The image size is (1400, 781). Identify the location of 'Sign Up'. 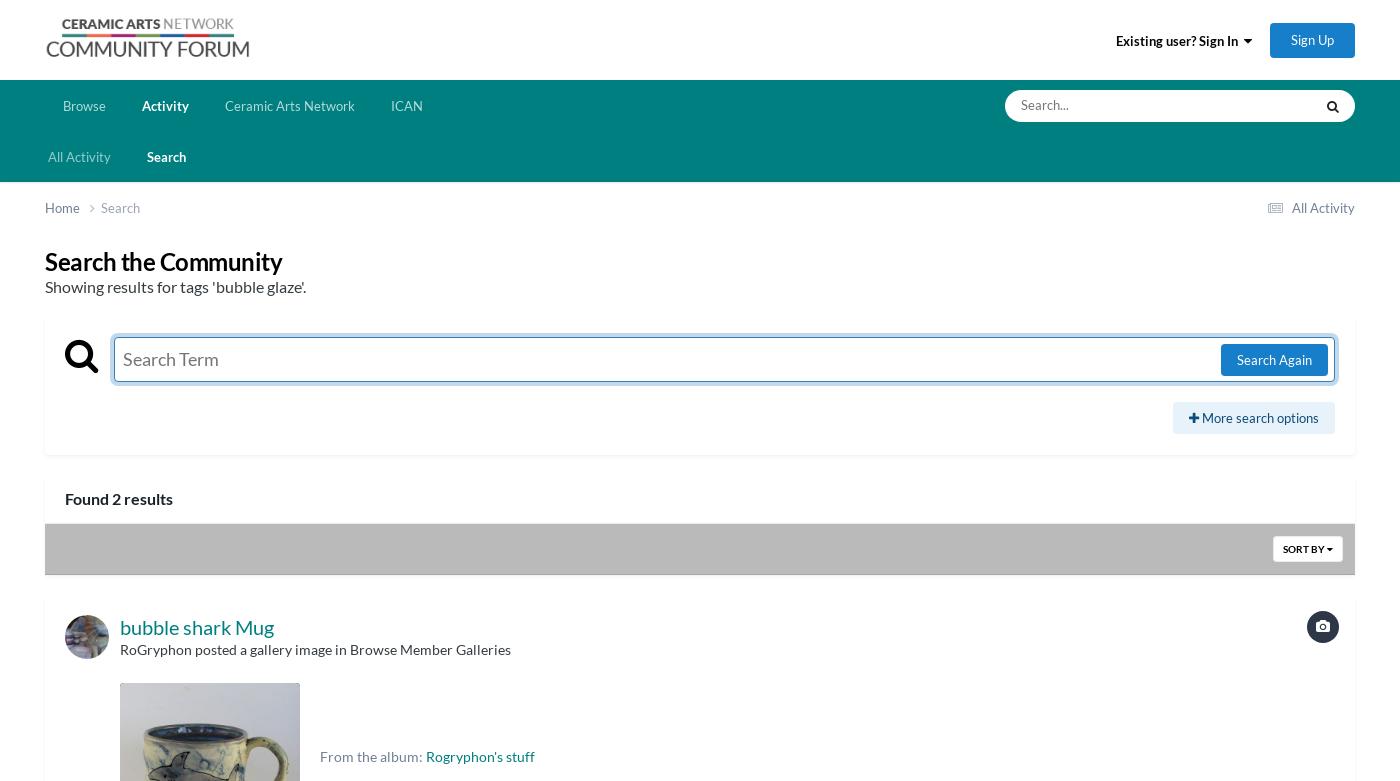
(1312, 38).